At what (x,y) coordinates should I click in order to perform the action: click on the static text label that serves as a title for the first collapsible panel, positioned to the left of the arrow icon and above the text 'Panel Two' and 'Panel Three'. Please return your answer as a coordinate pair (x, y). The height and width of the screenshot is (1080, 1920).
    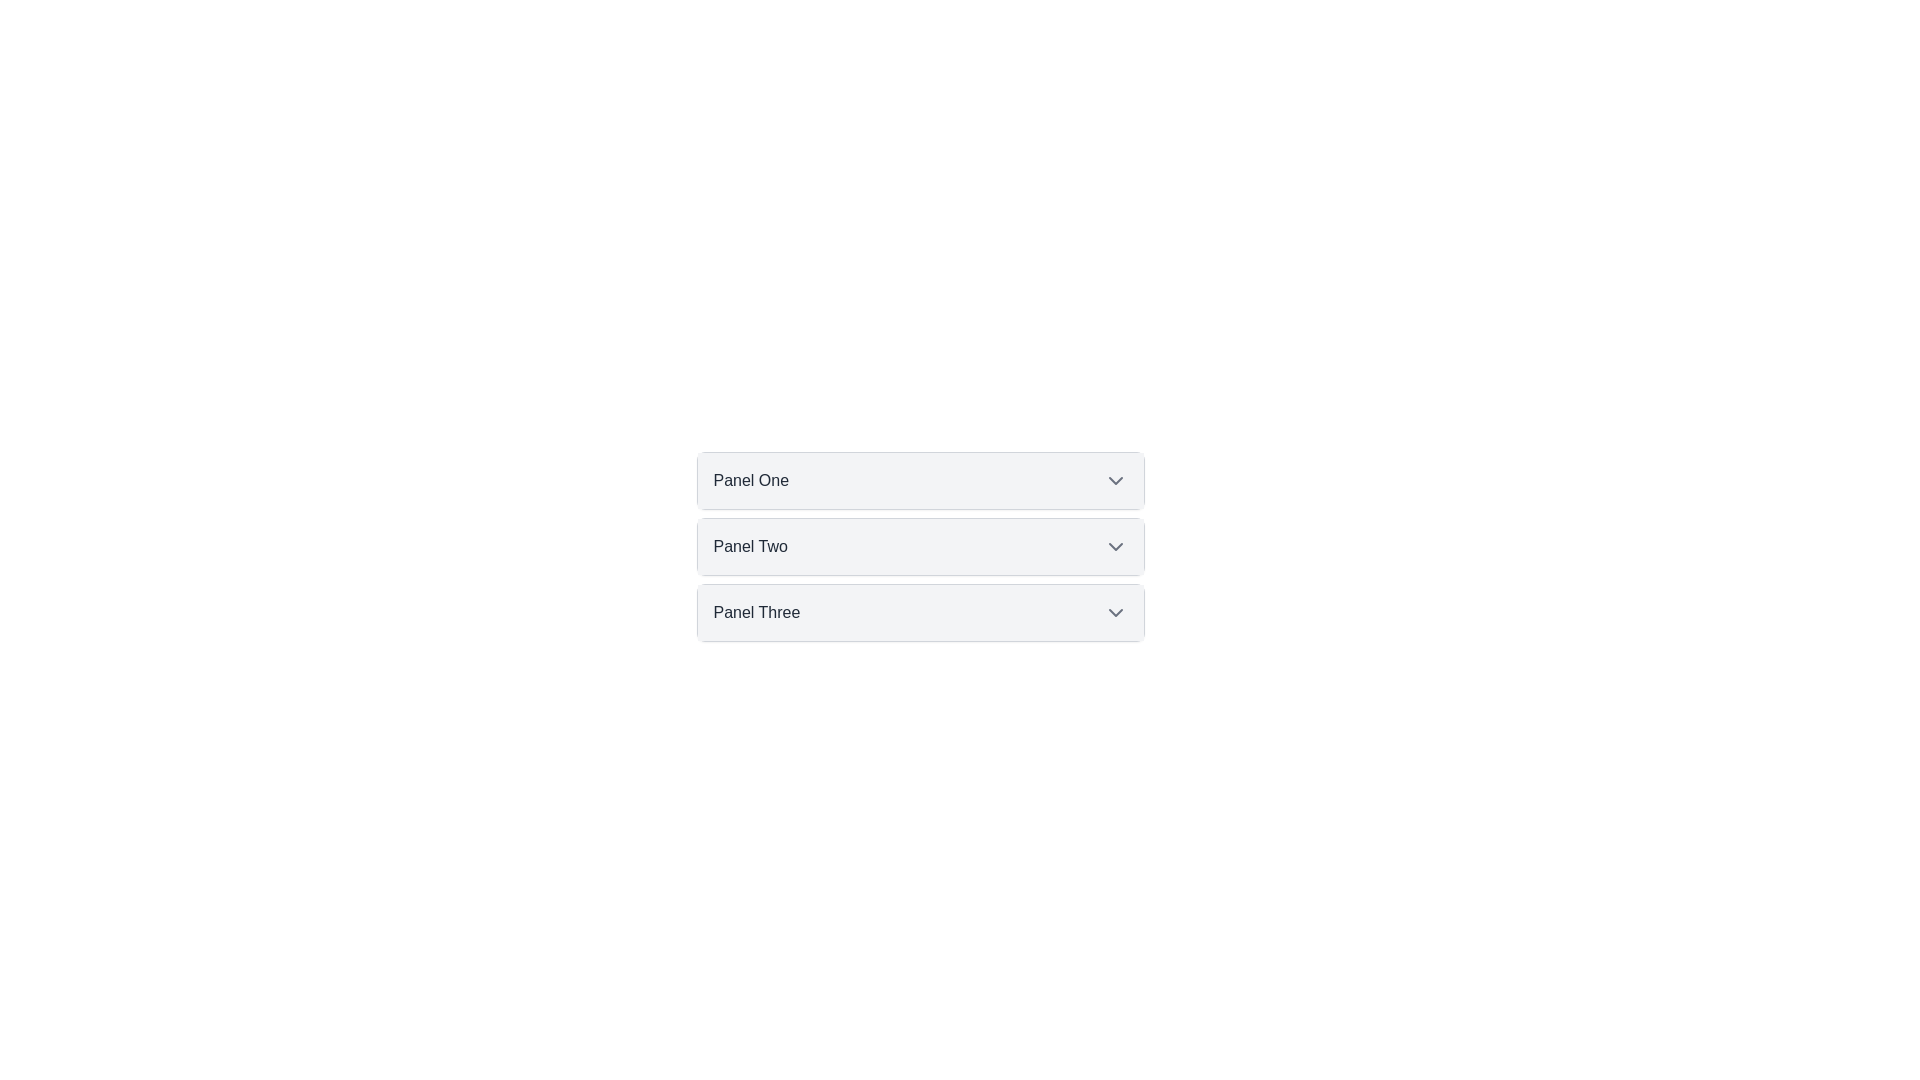
    Looking at the image, I should click on (750, 481).